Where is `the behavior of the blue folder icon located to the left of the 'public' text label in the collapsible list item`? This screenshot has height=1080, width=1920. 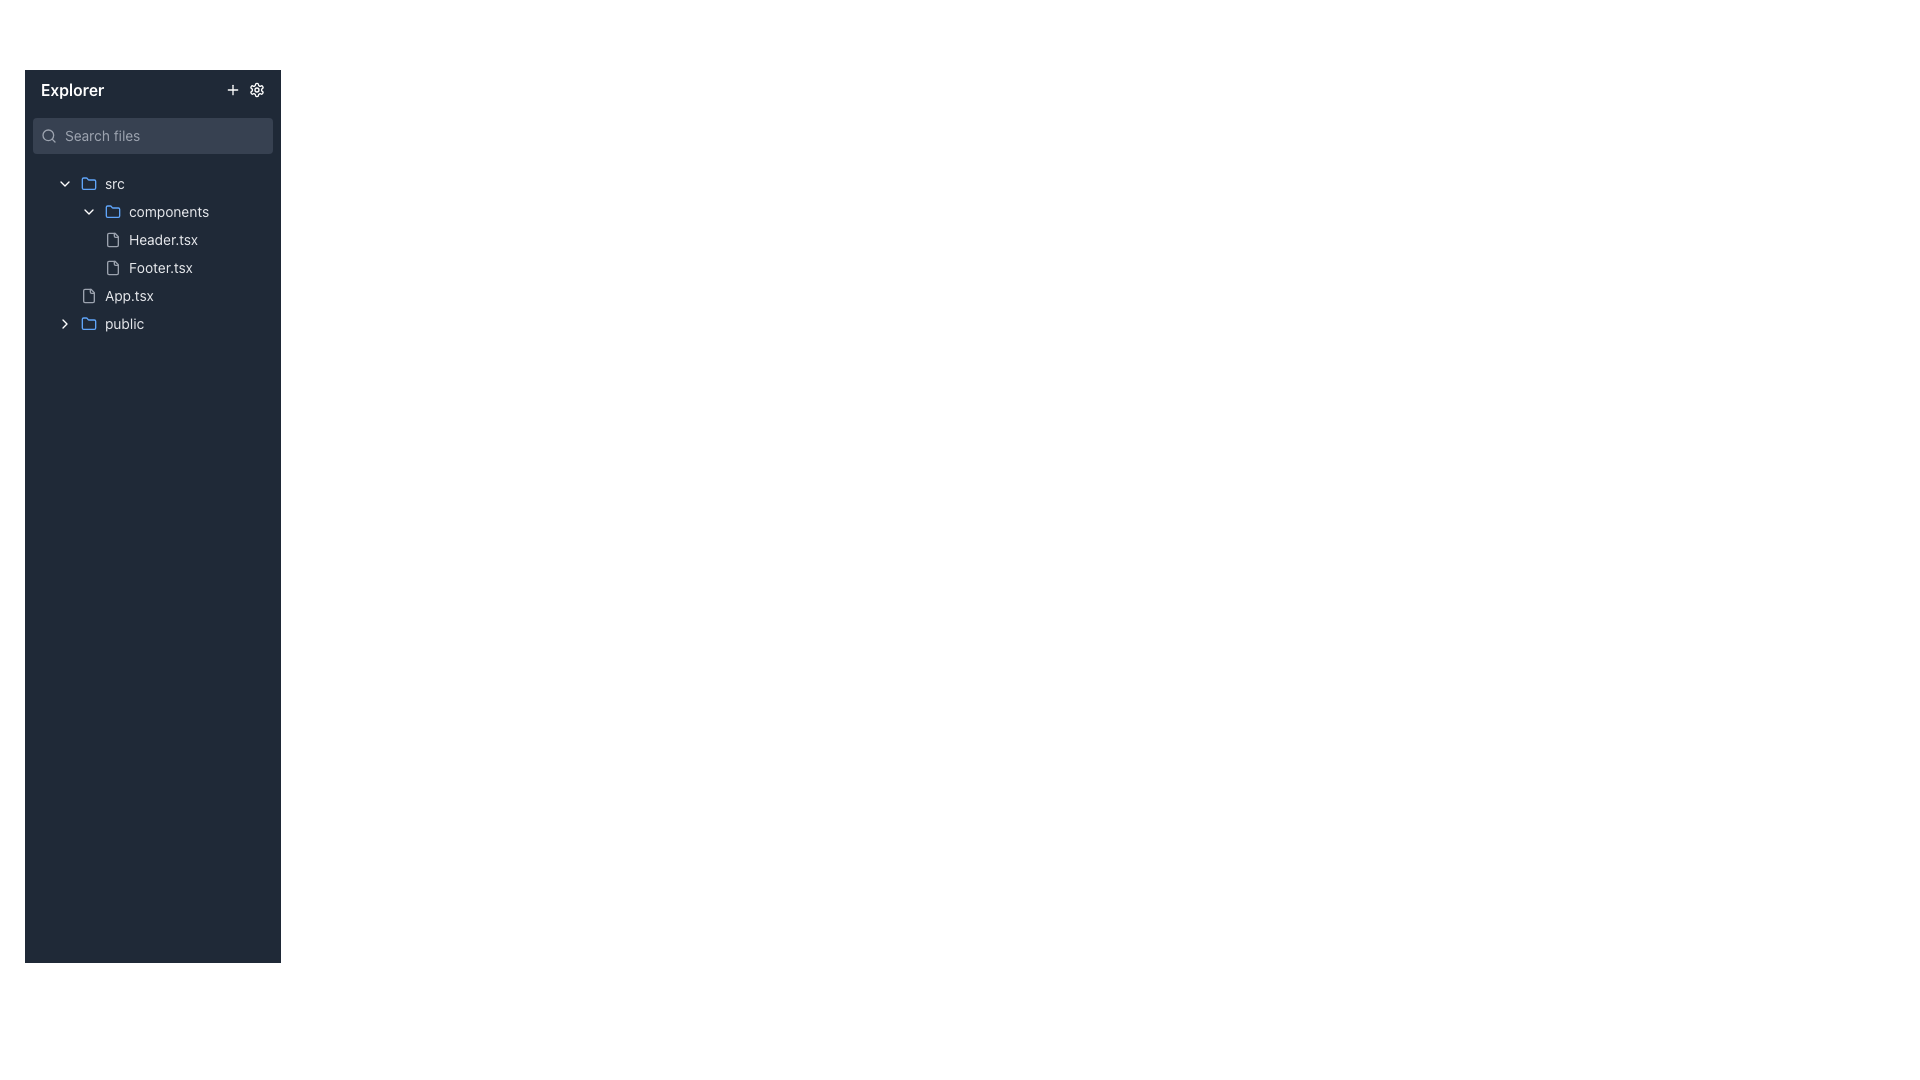
the behavior of the blue folder icon located to the left of the 'public' text label in the collapsible list item is located at coordinates (88, 323).